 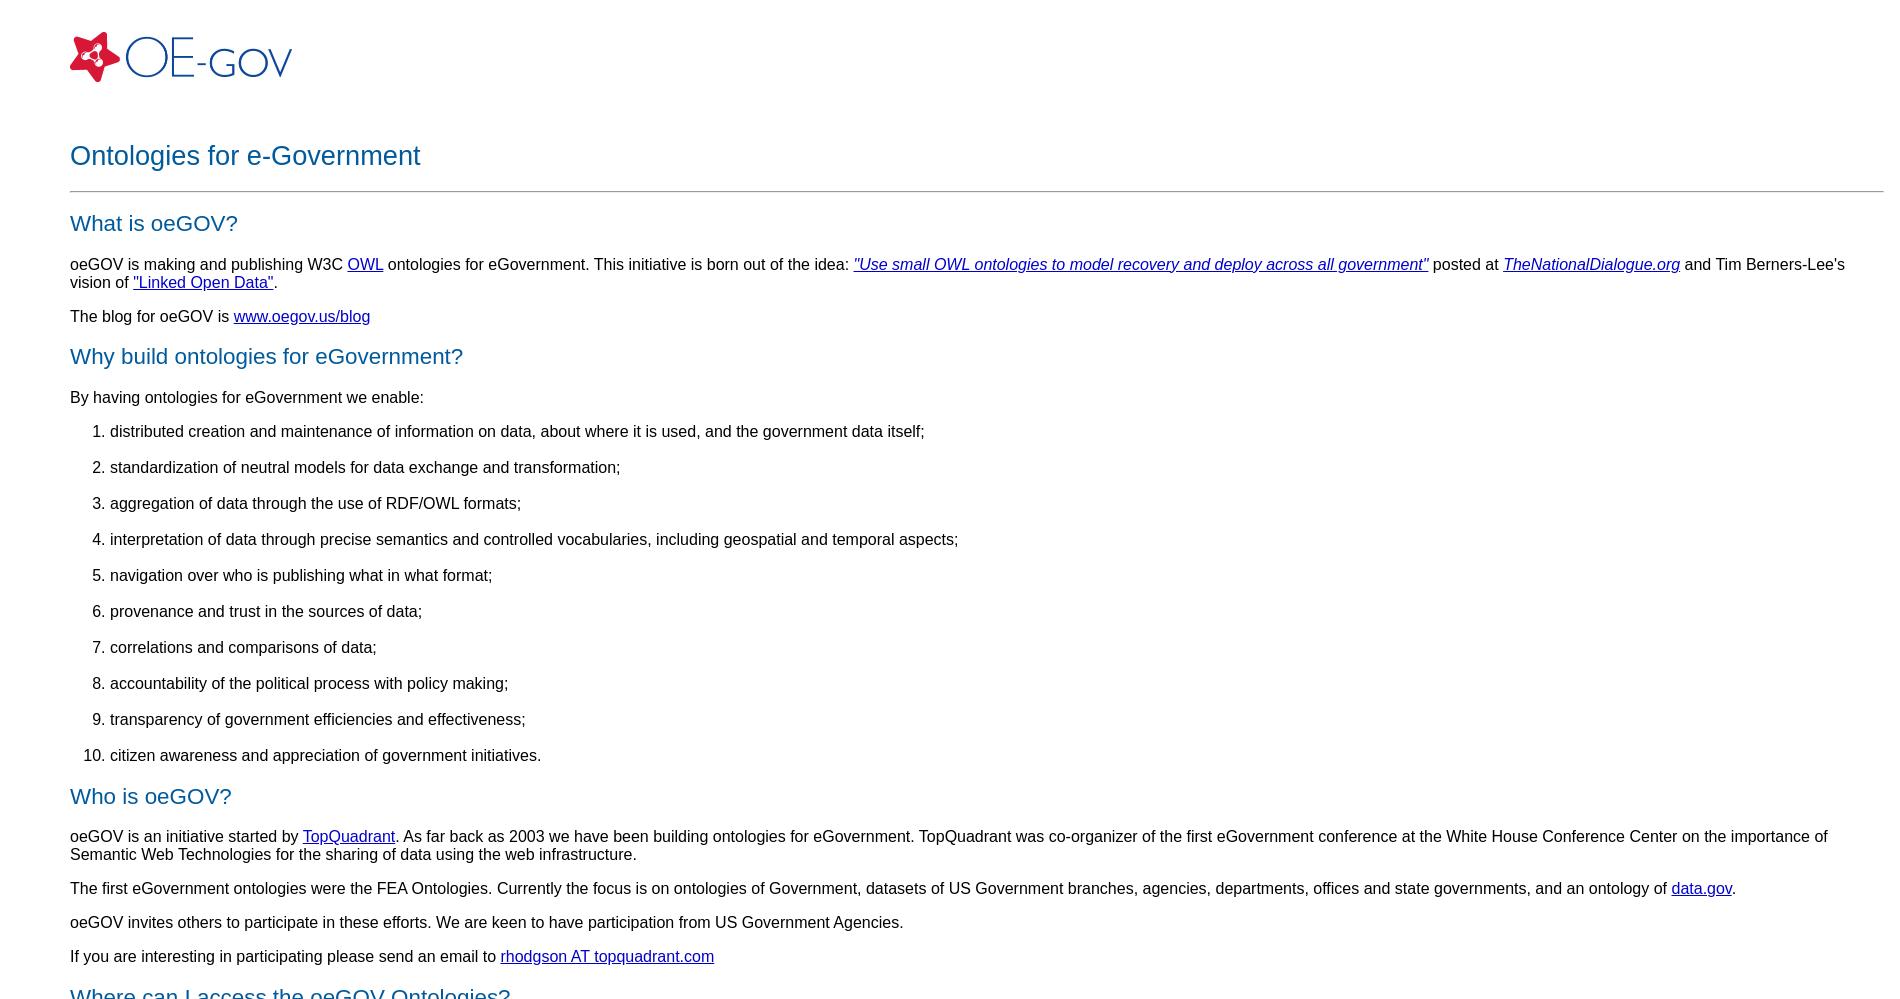 I want to click on 'The first eGovernment ontologies were the FEA Ontologies. 
Currently the focus is on ontologies of Government, datasets of US Government branches, agencies, departments, offices and state governments, and an ontology of', so click(x=869, y=888).